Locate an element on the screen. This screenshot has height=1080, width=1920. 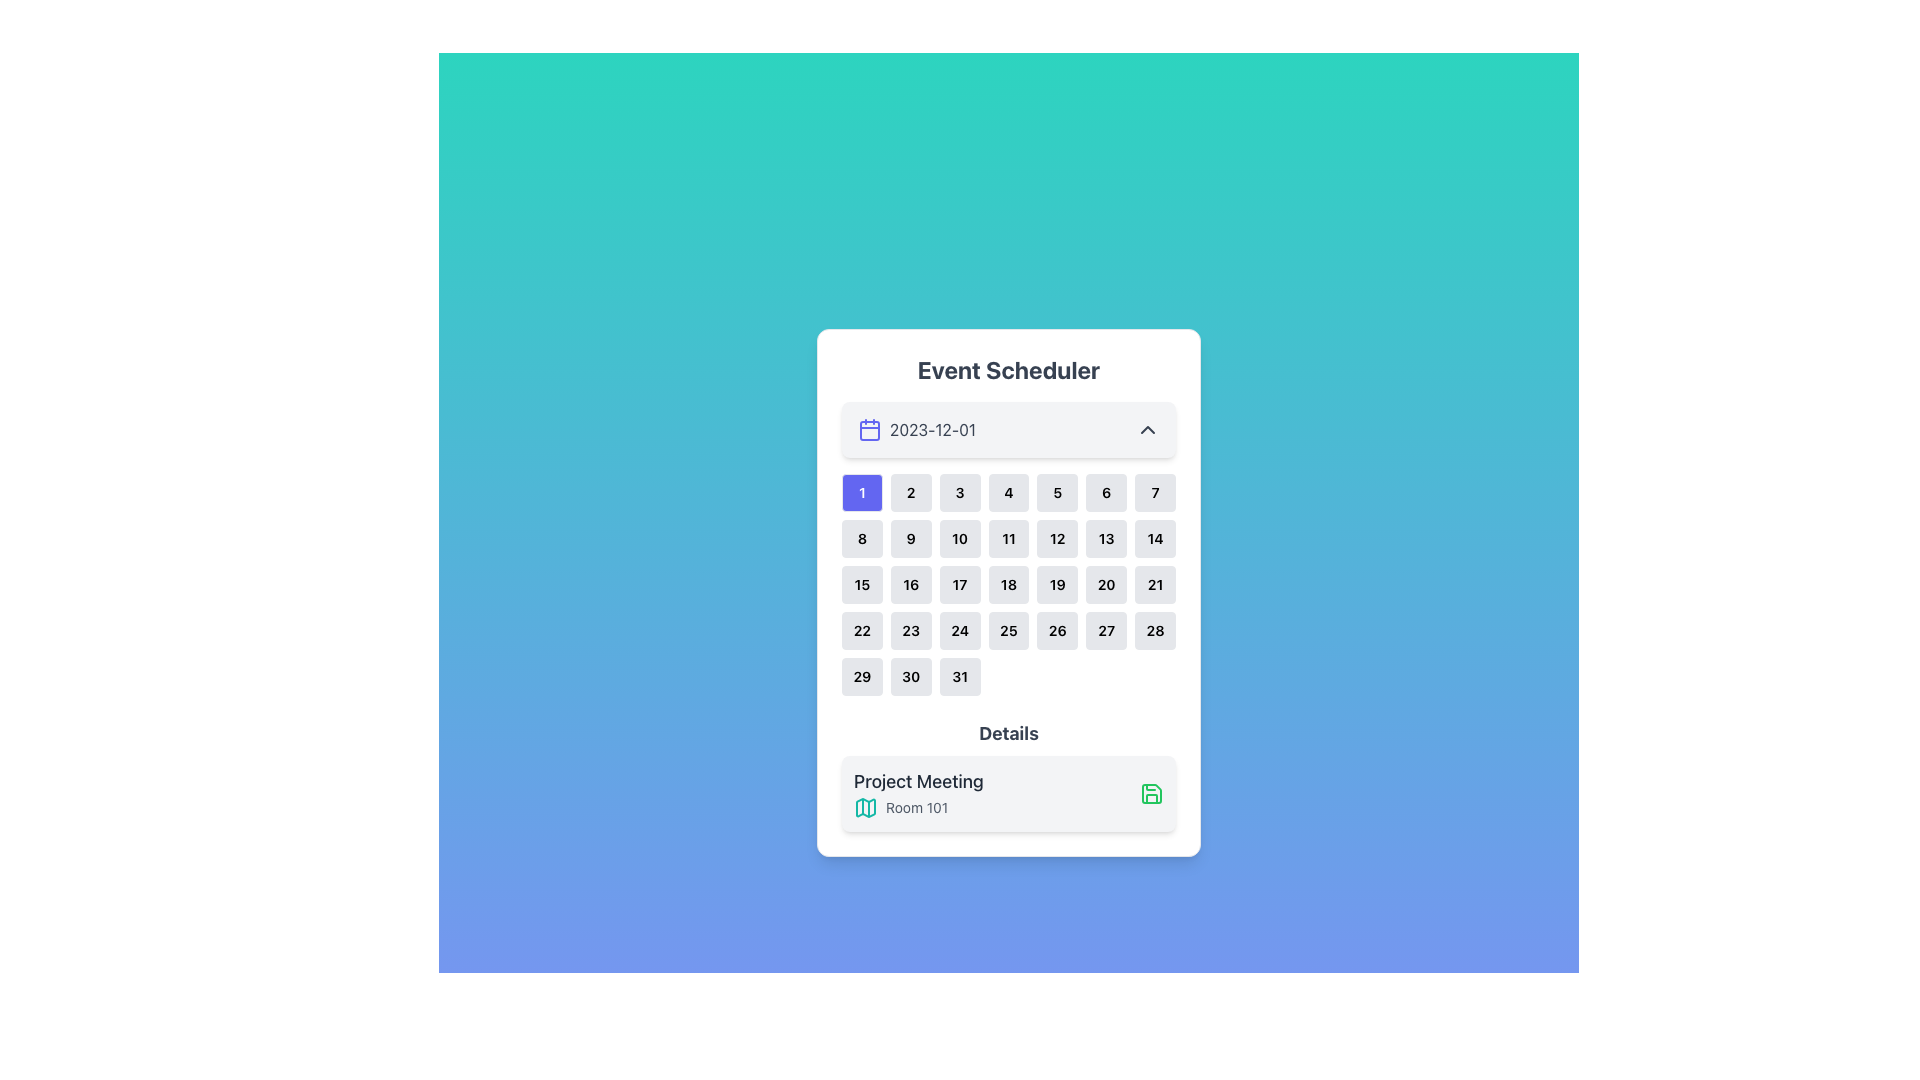
the light gray button labeled '23' in the calendar component is located at coordinates (910, 631).